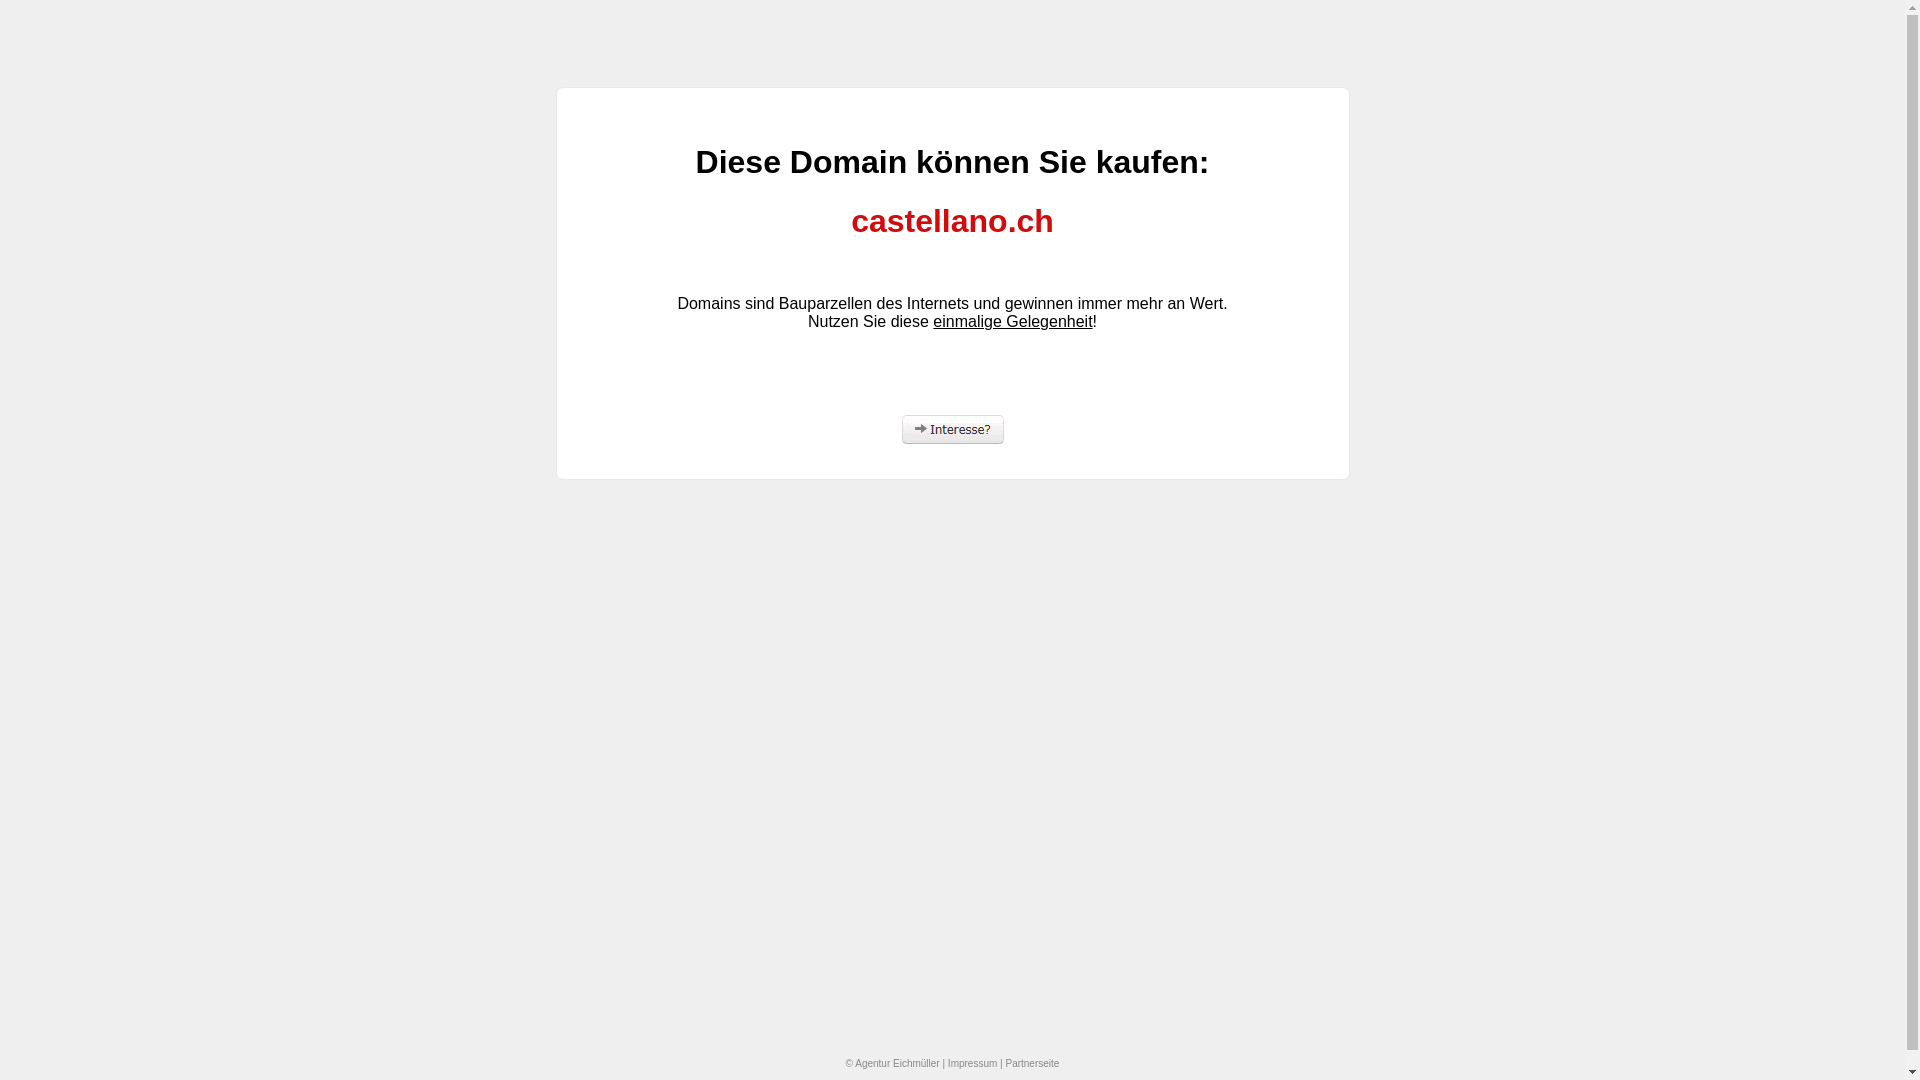  Describe the element at coordinates (1032, 1062) in the screenshot. I see `'Partnerseite'` at that location.